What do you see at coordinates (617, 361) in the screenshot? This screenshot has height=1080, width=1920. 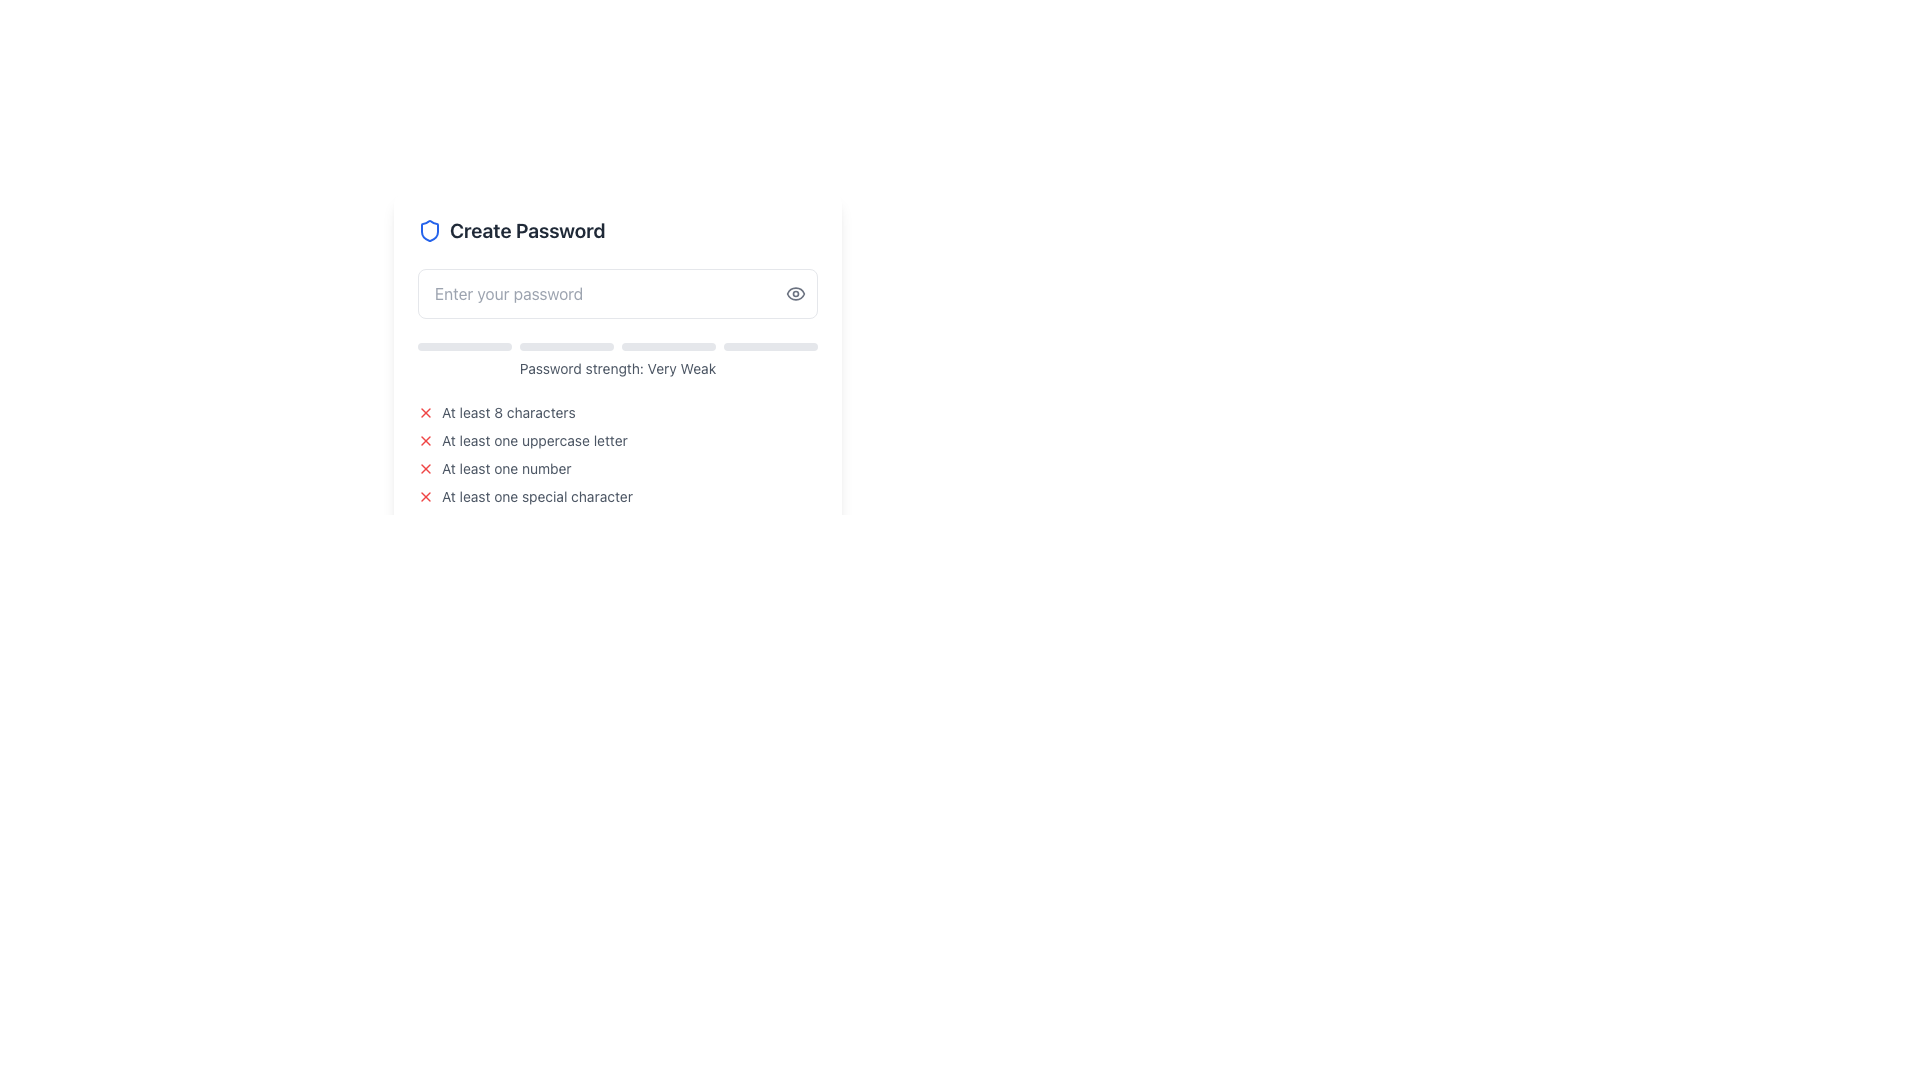 I see `the static text 'Password strength: Very Weak'` at bounding box center [617, 361].